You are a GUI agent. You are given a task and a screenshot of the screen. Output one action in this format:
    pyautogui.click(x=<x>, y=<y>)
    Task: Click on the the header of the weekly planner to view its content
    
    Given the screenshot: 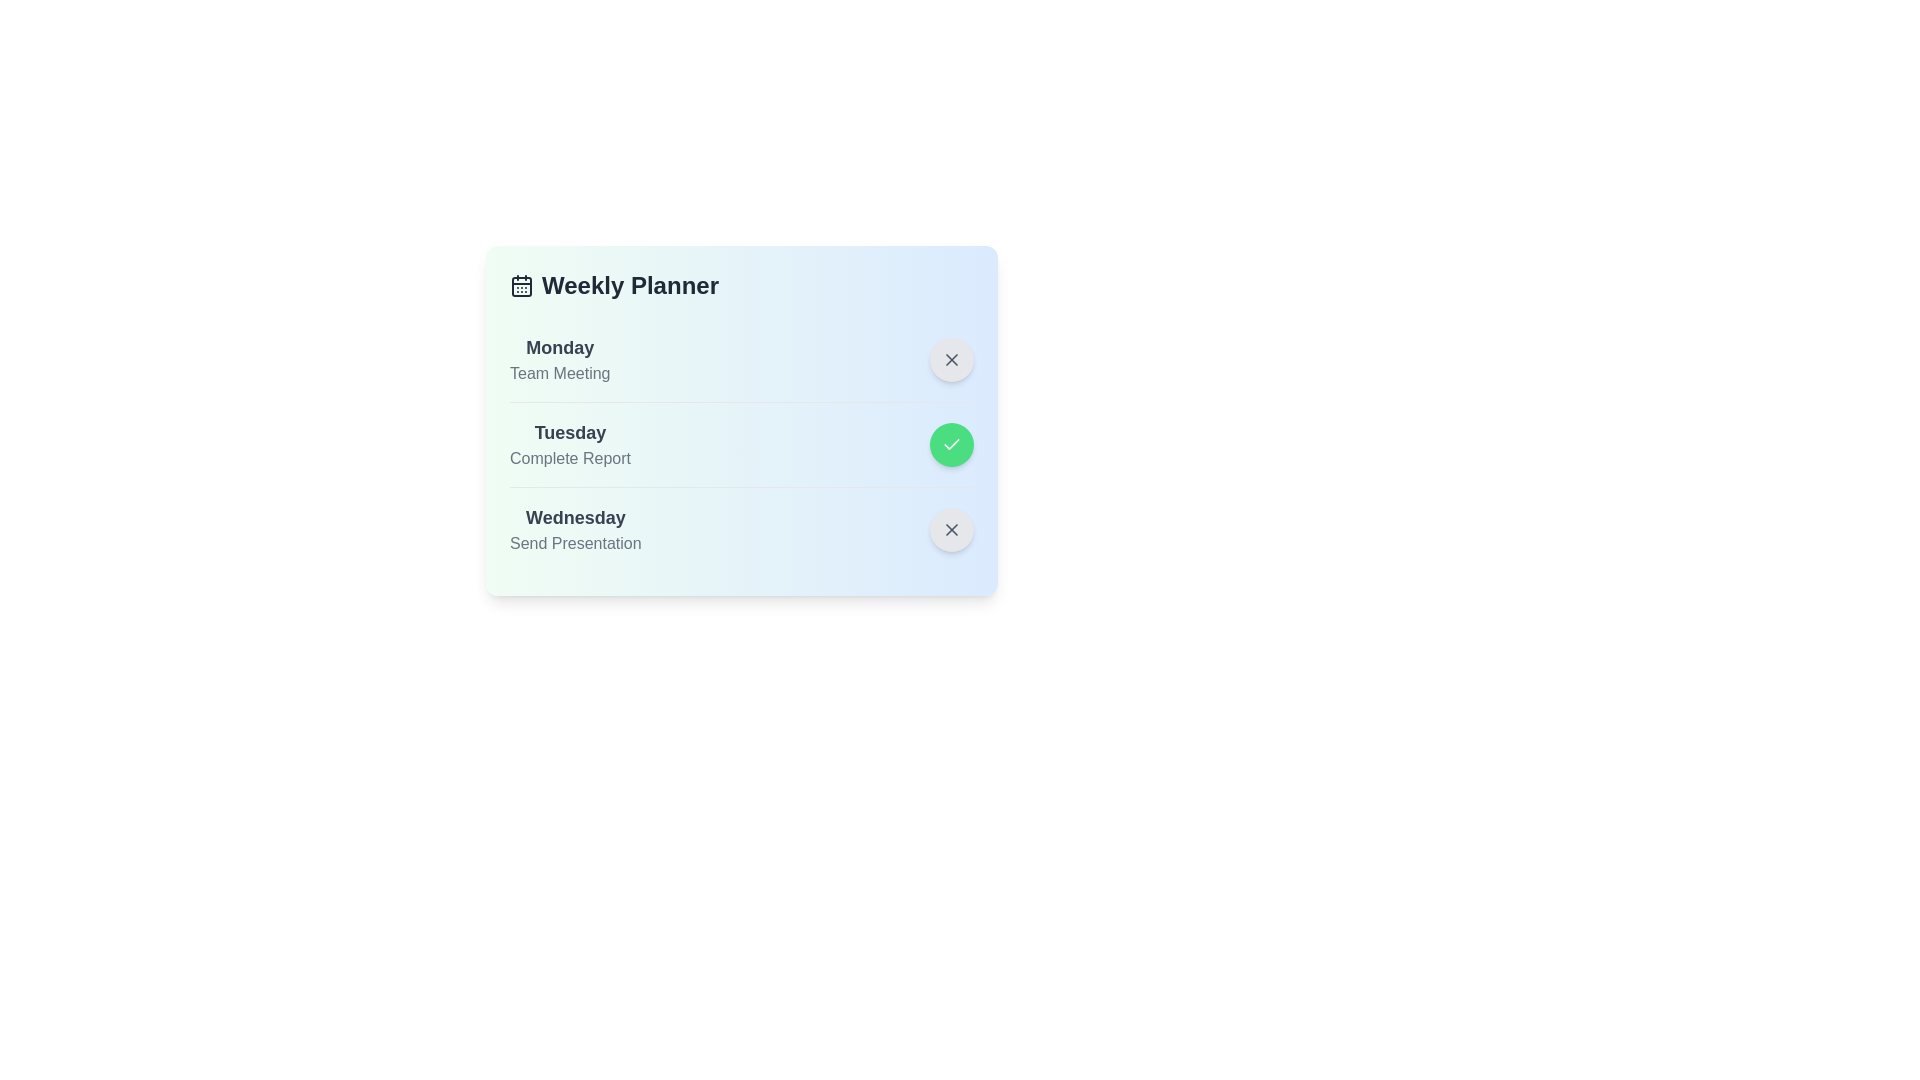 What is the action you would take?
    pyautogui.click(x=741, y=285)
    